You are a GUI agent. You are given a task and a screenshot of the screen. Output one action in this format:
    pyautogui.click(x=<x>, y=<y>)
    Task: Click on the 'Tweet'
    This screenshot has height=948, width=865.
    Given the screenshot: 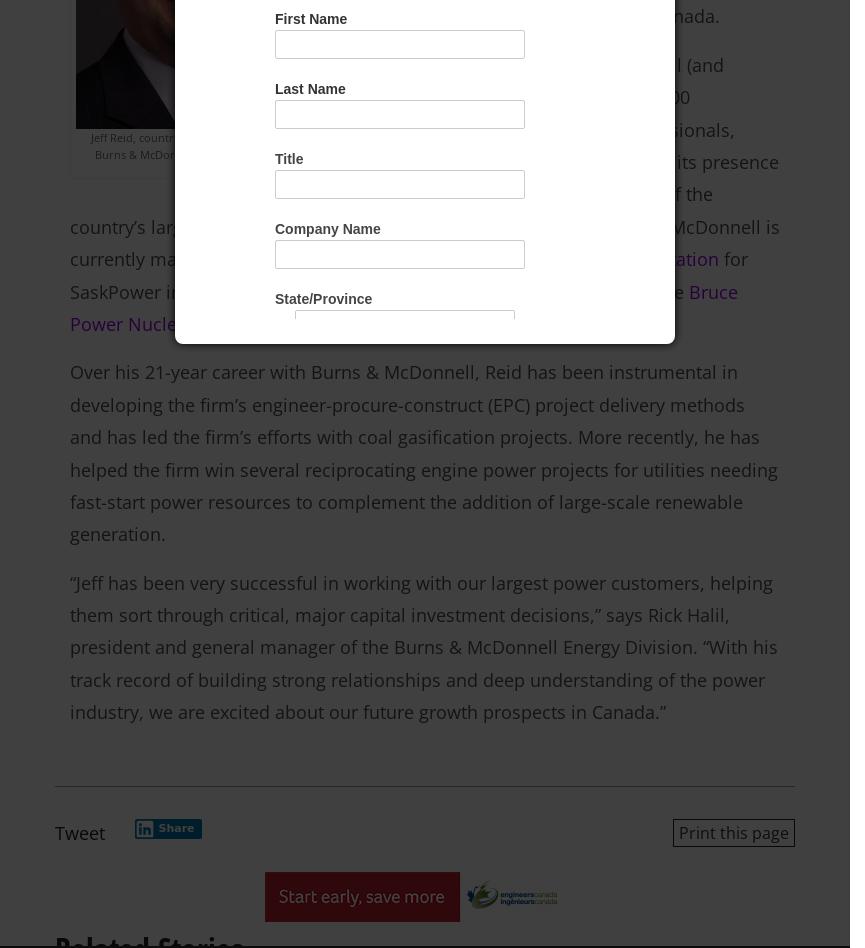 What is the action you would take?
    pyautogui.click(x=55, y=830)
    